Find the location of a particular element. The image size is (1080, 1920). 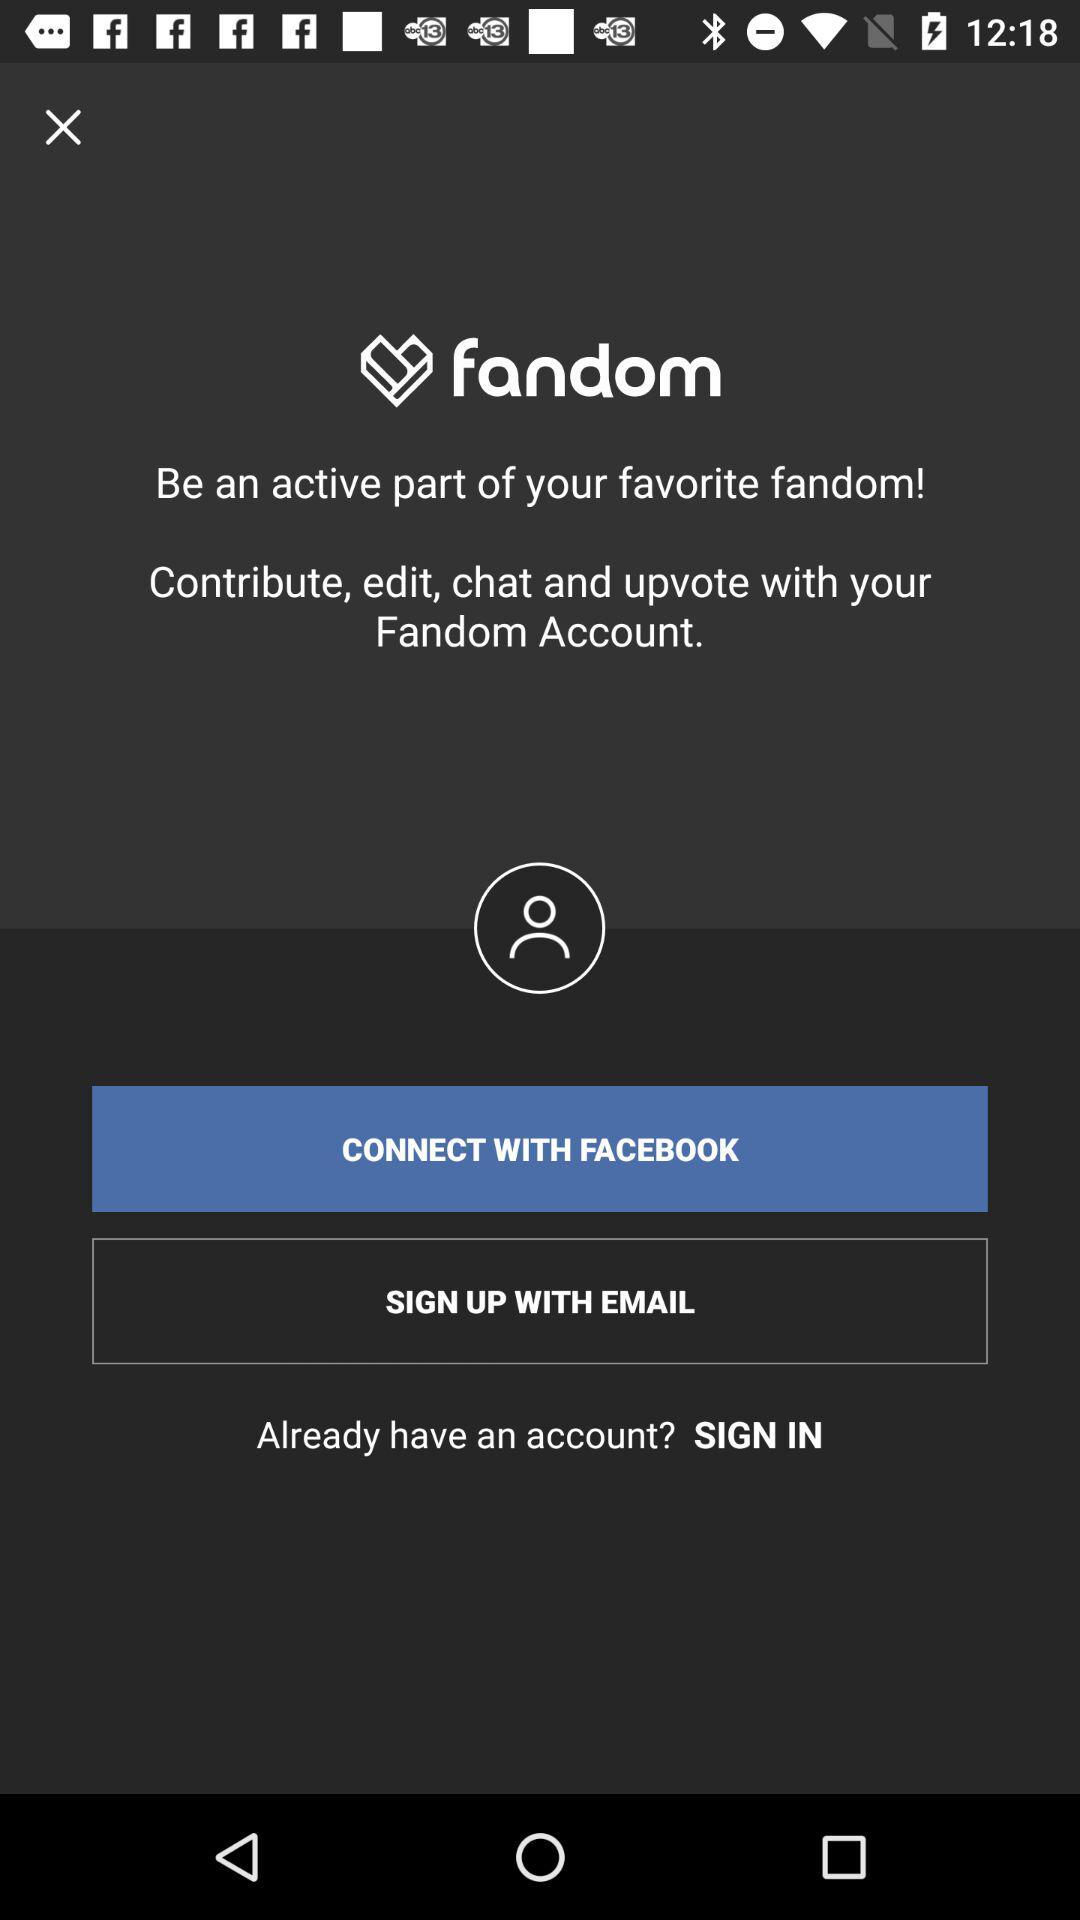

connect with facebook icon is located at coordinates (540, 1148).